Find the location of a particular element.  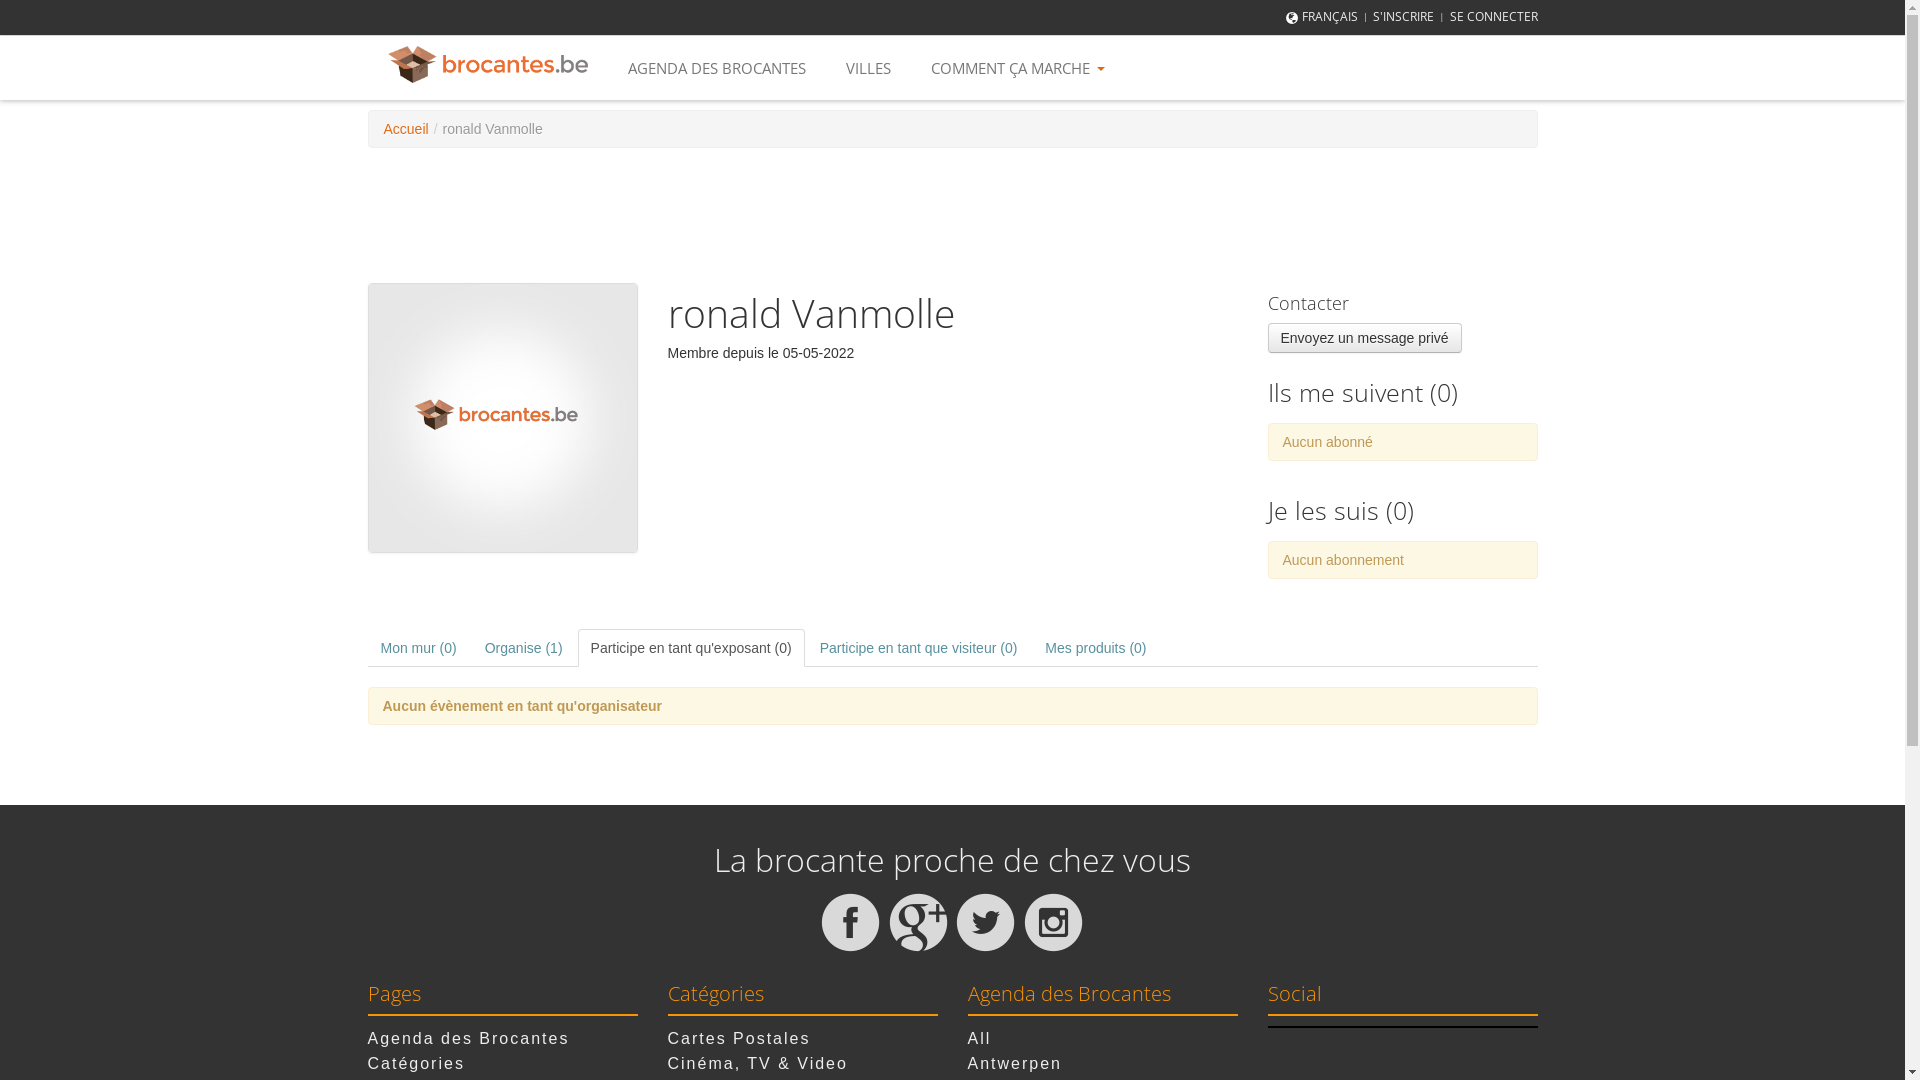

'Agenda des Brocantes' is located at coordinates (368, 1037).